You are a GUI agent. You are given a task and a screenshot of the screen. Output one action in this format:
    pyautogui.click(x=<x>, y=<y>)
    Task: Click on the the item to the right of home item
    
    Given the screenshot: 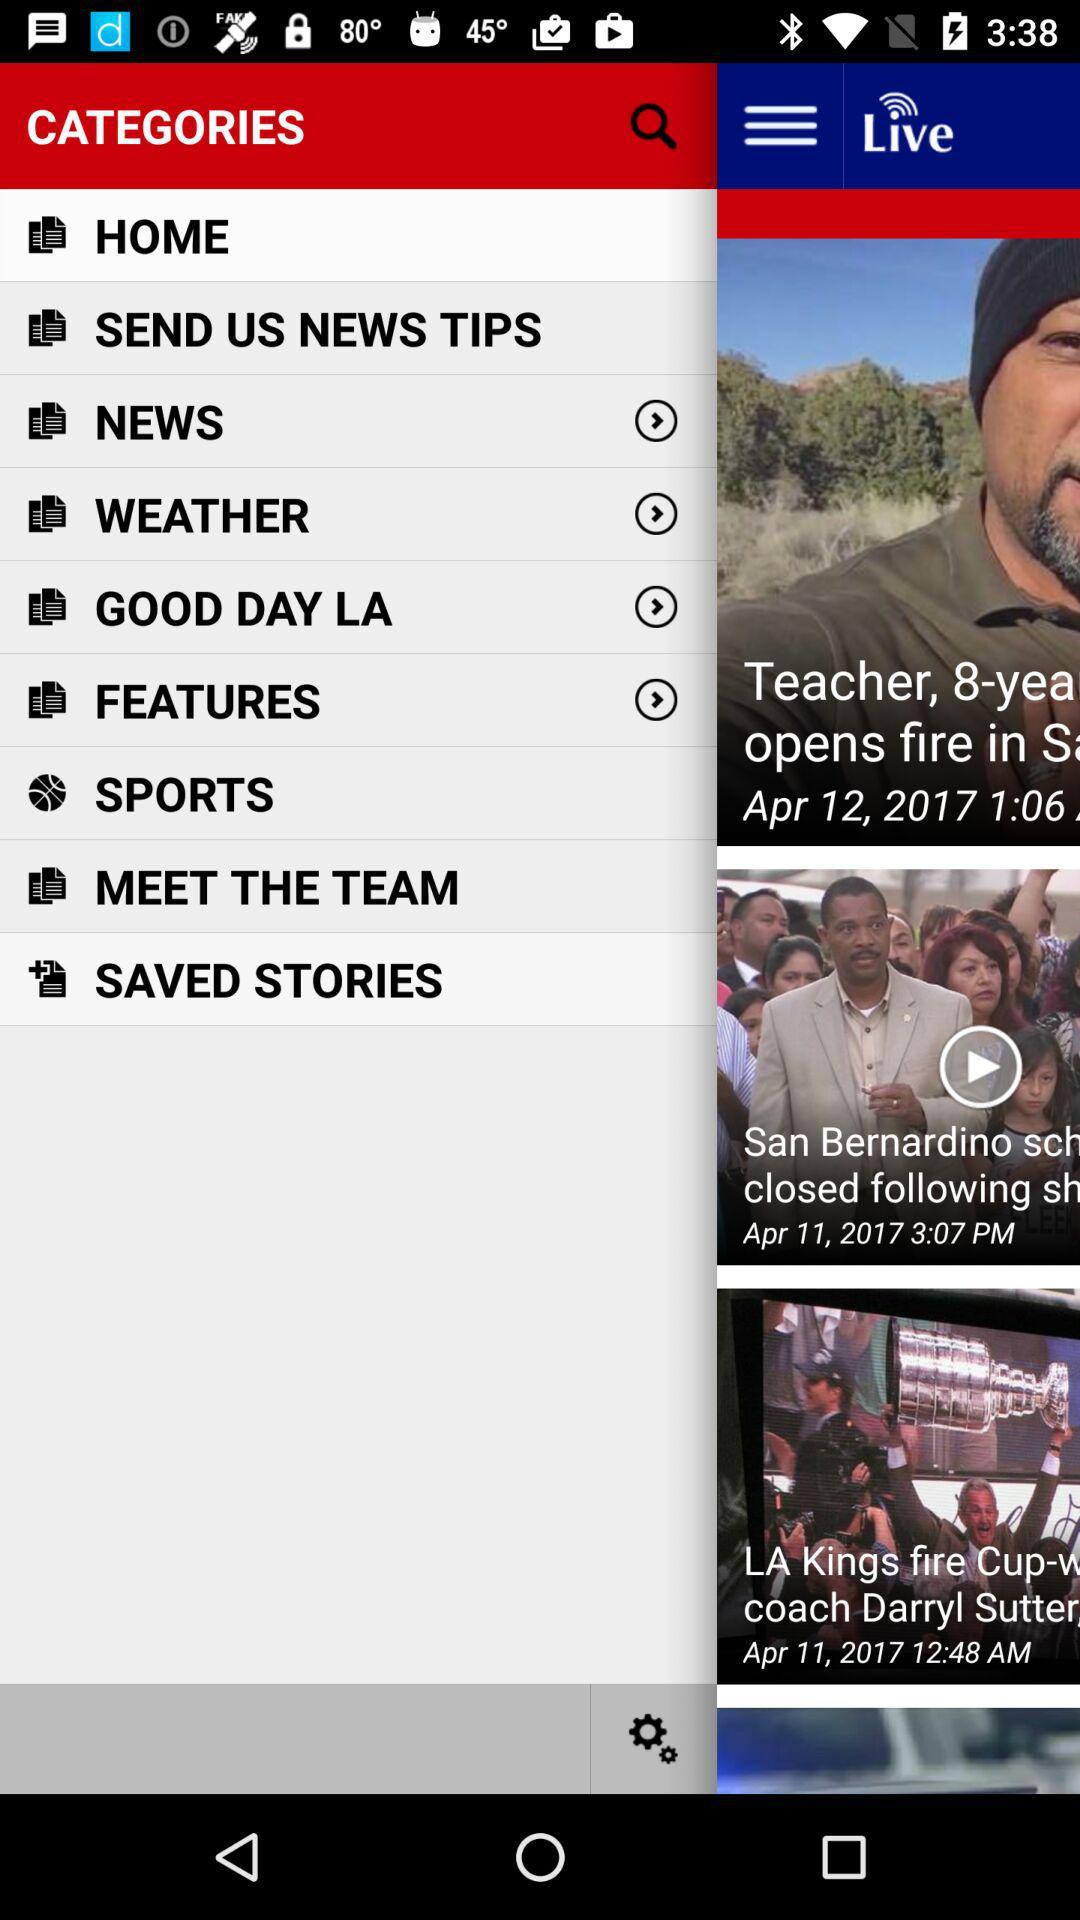 What is the action you would take?
    pyautogui.click(x=654, y=124)
    